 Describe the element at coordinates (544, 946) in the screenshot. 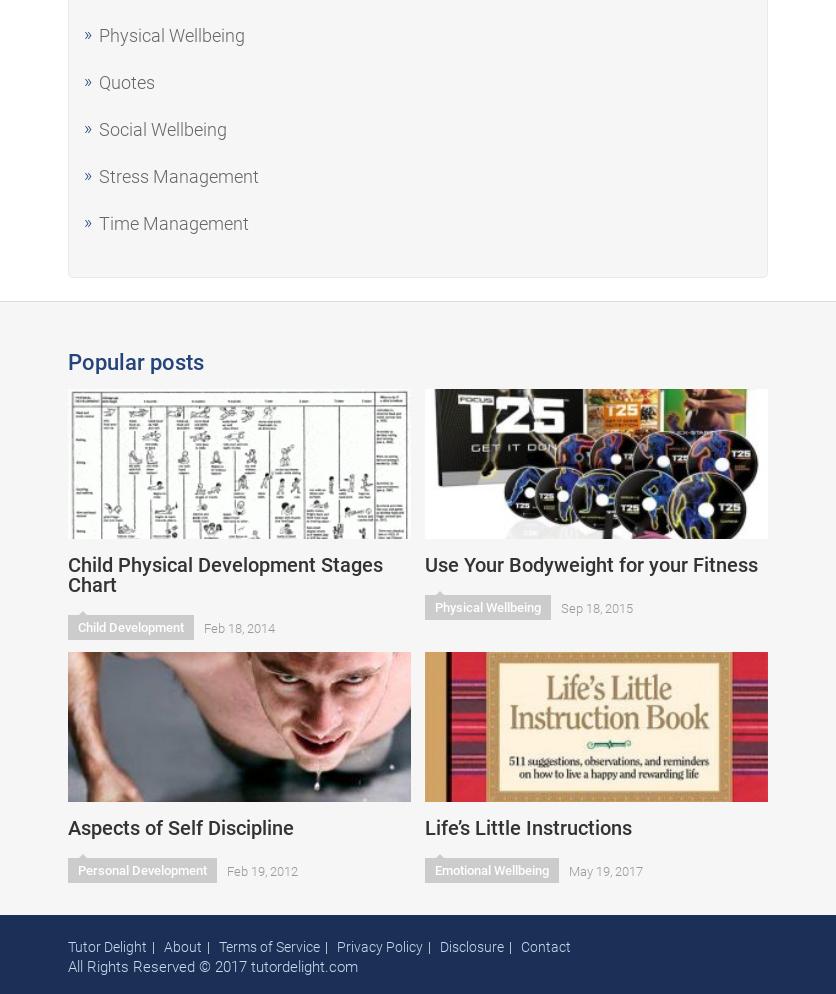

I see `'Contact'` at that location.